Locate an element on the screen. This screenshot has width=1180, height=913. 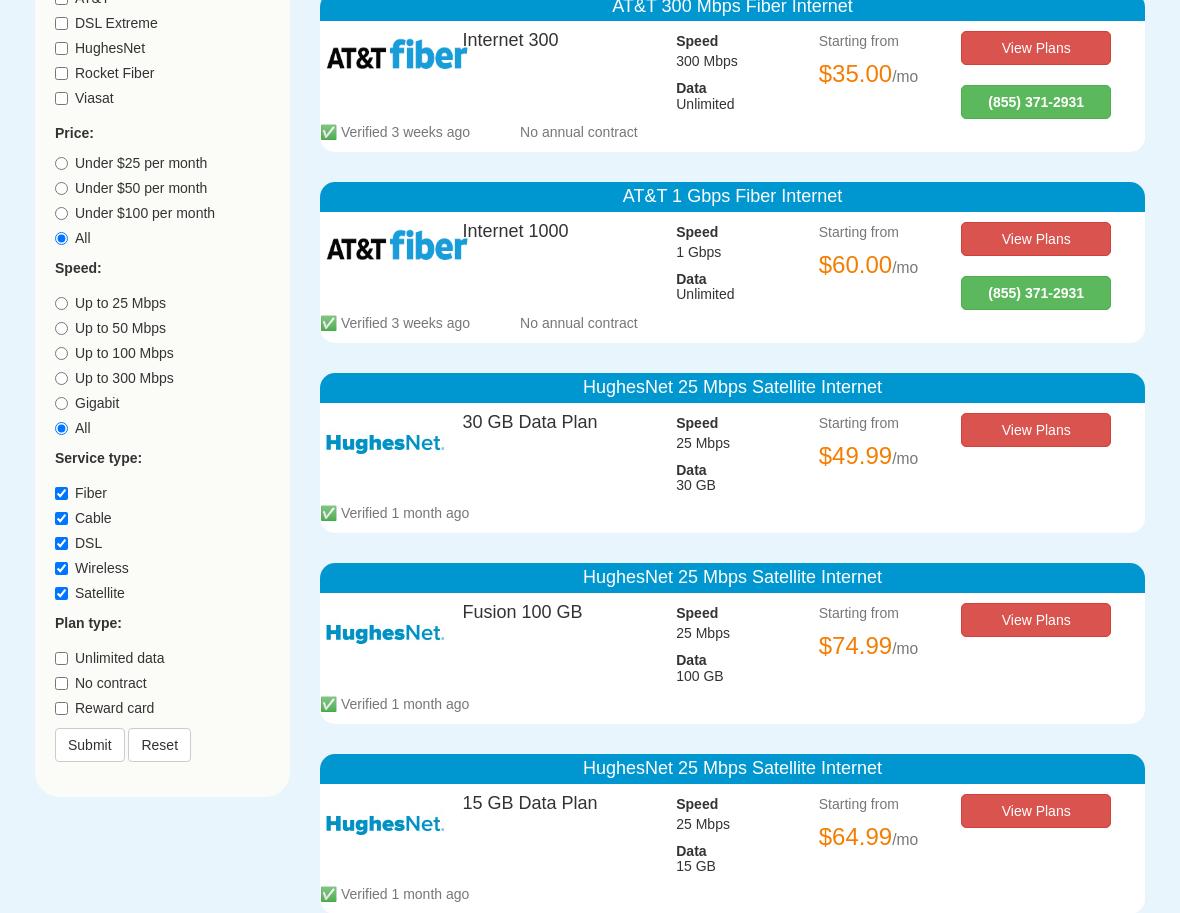
'Fusion 100 GB' is located at coordinates (522, 611).